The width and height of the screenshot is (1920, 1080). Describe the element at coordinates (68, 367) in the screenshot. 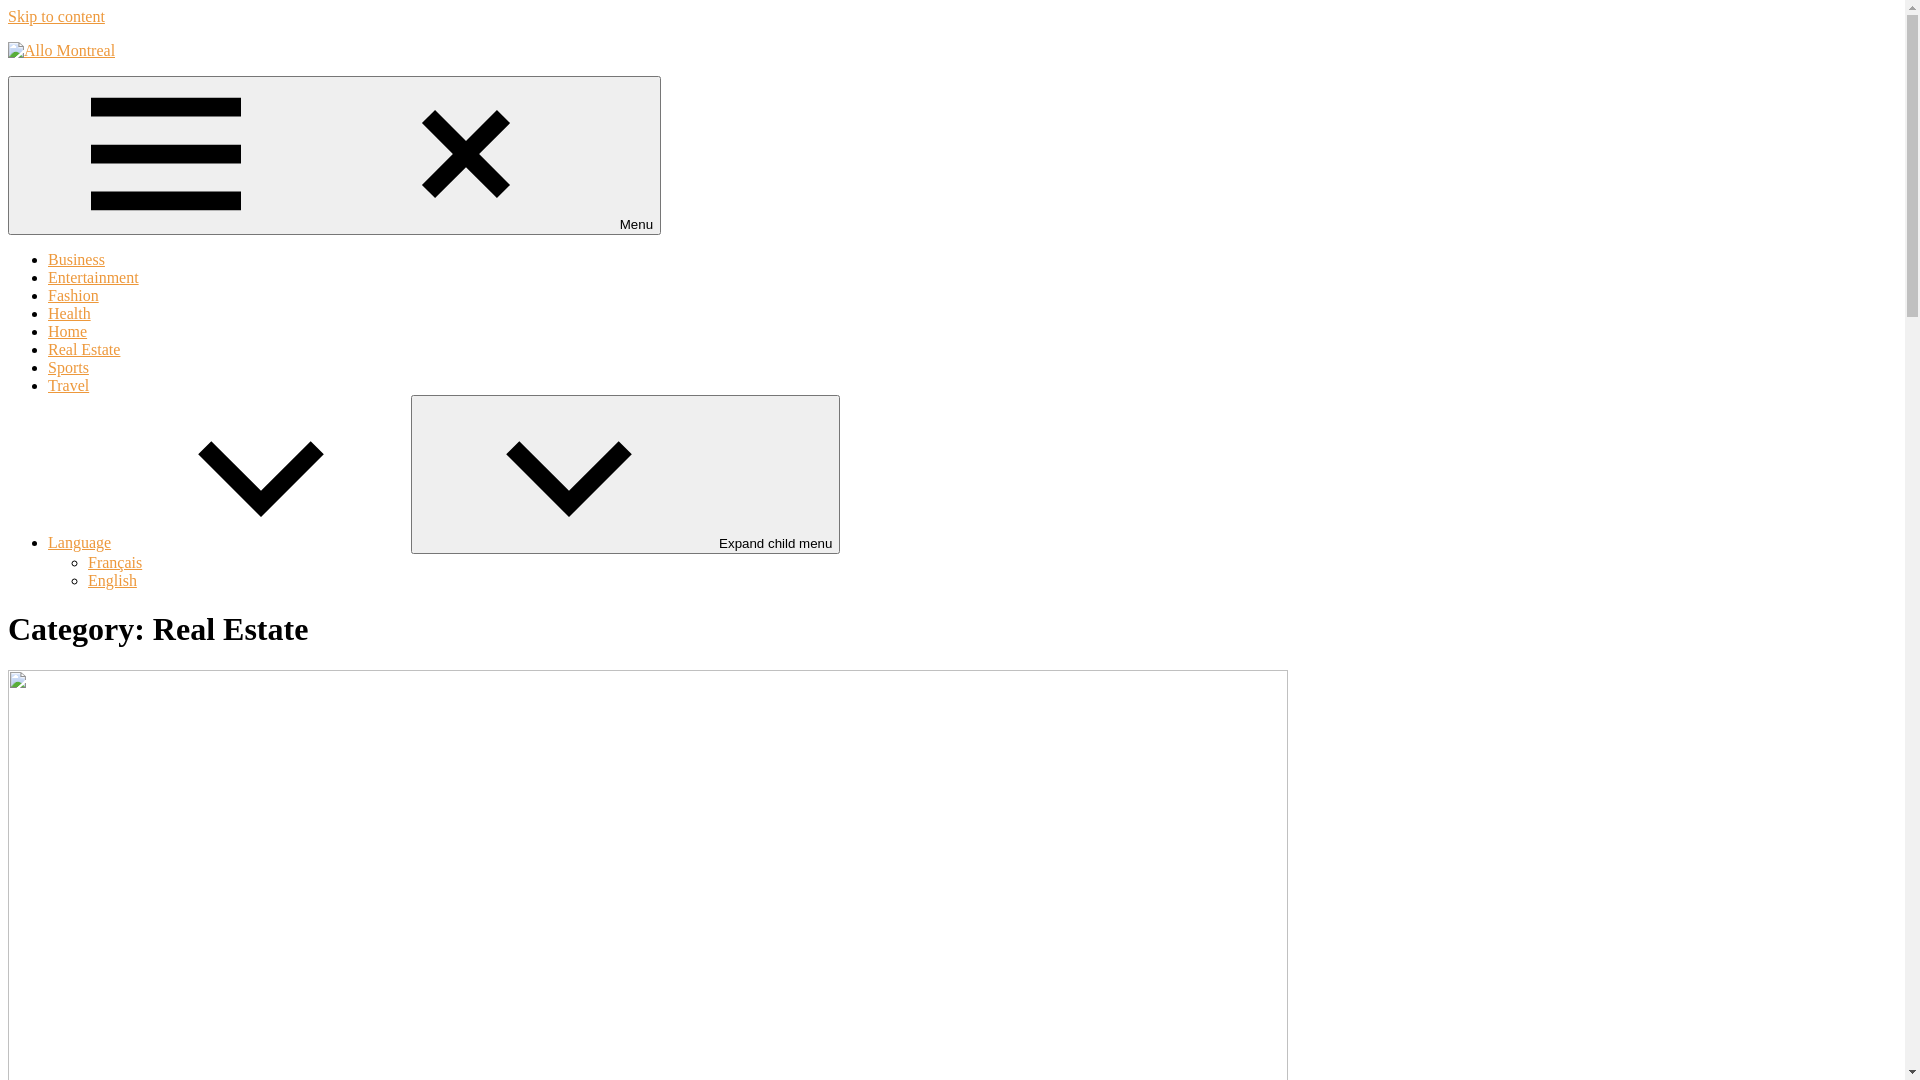

I see `'Sports'` at that location.